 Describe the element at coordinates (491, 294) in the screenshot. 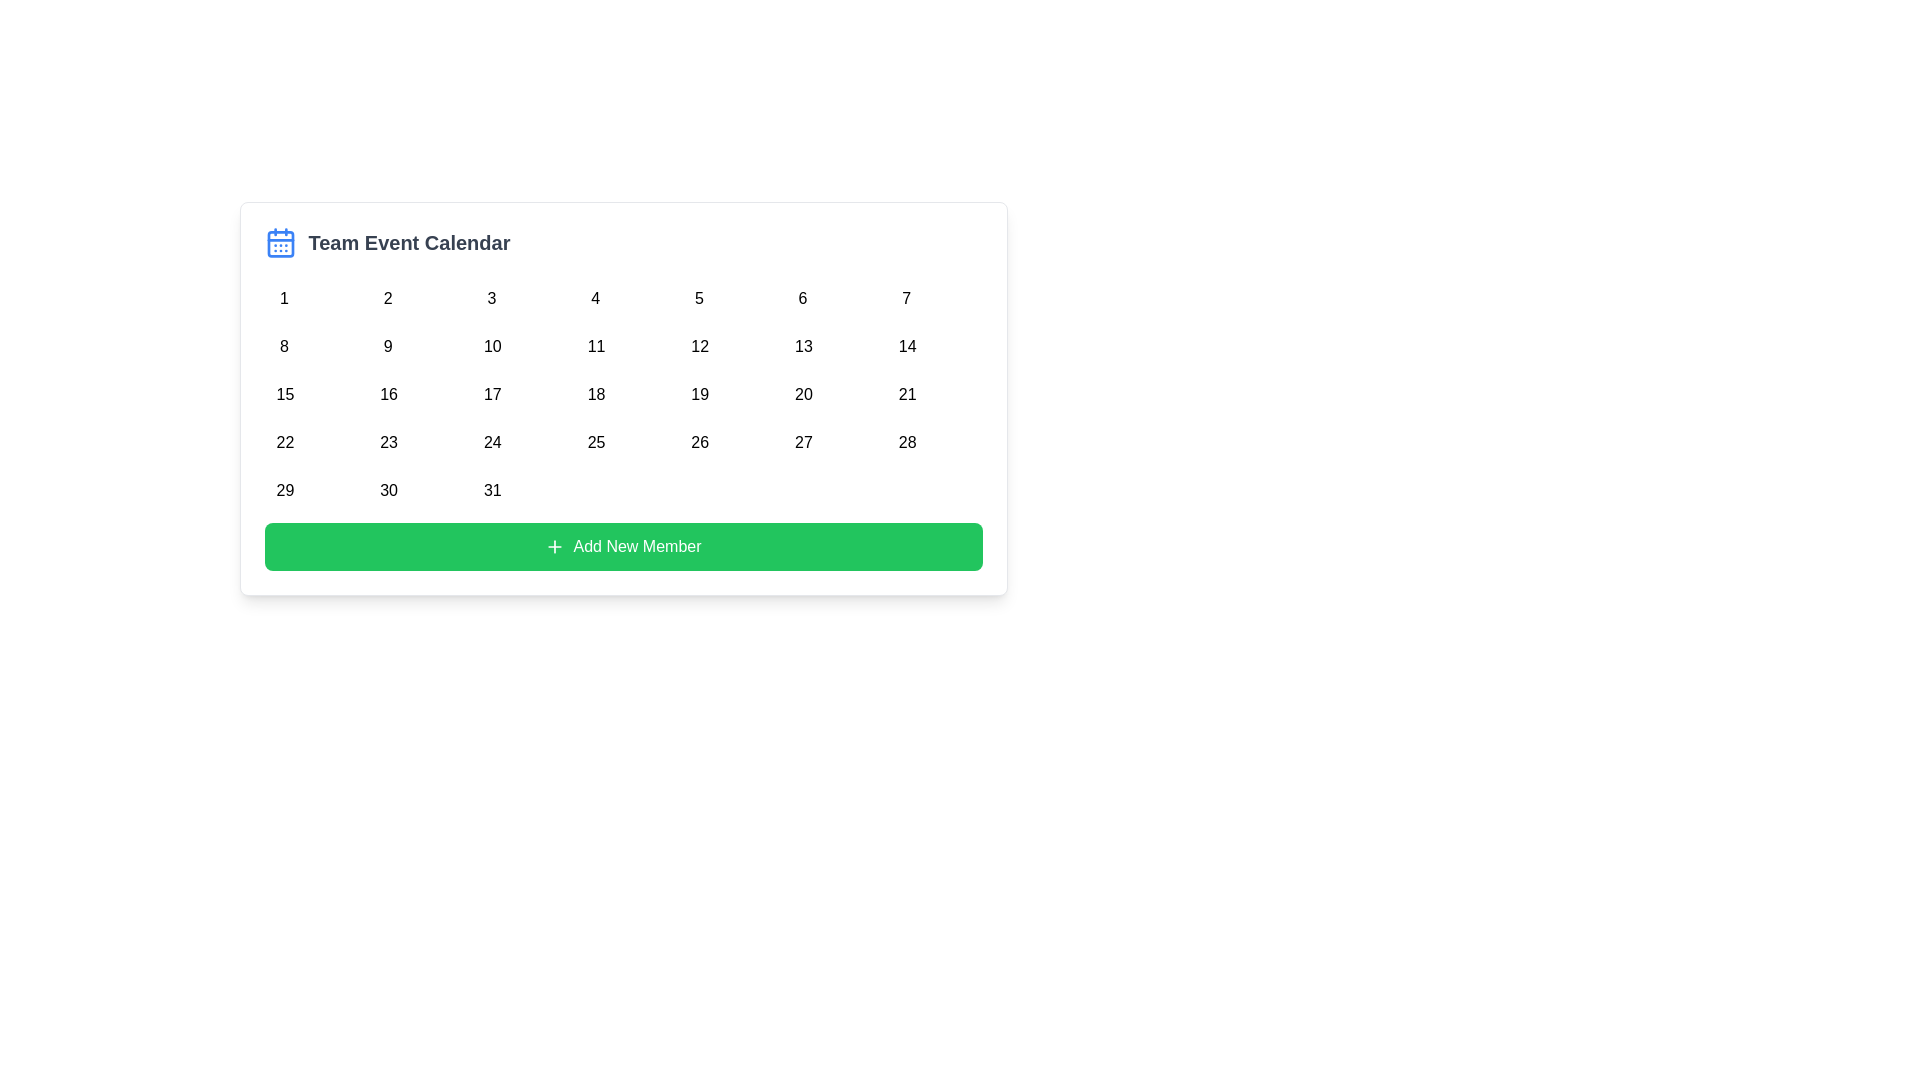

I see `the button displaying the number '3' in the calendar view` at that location.